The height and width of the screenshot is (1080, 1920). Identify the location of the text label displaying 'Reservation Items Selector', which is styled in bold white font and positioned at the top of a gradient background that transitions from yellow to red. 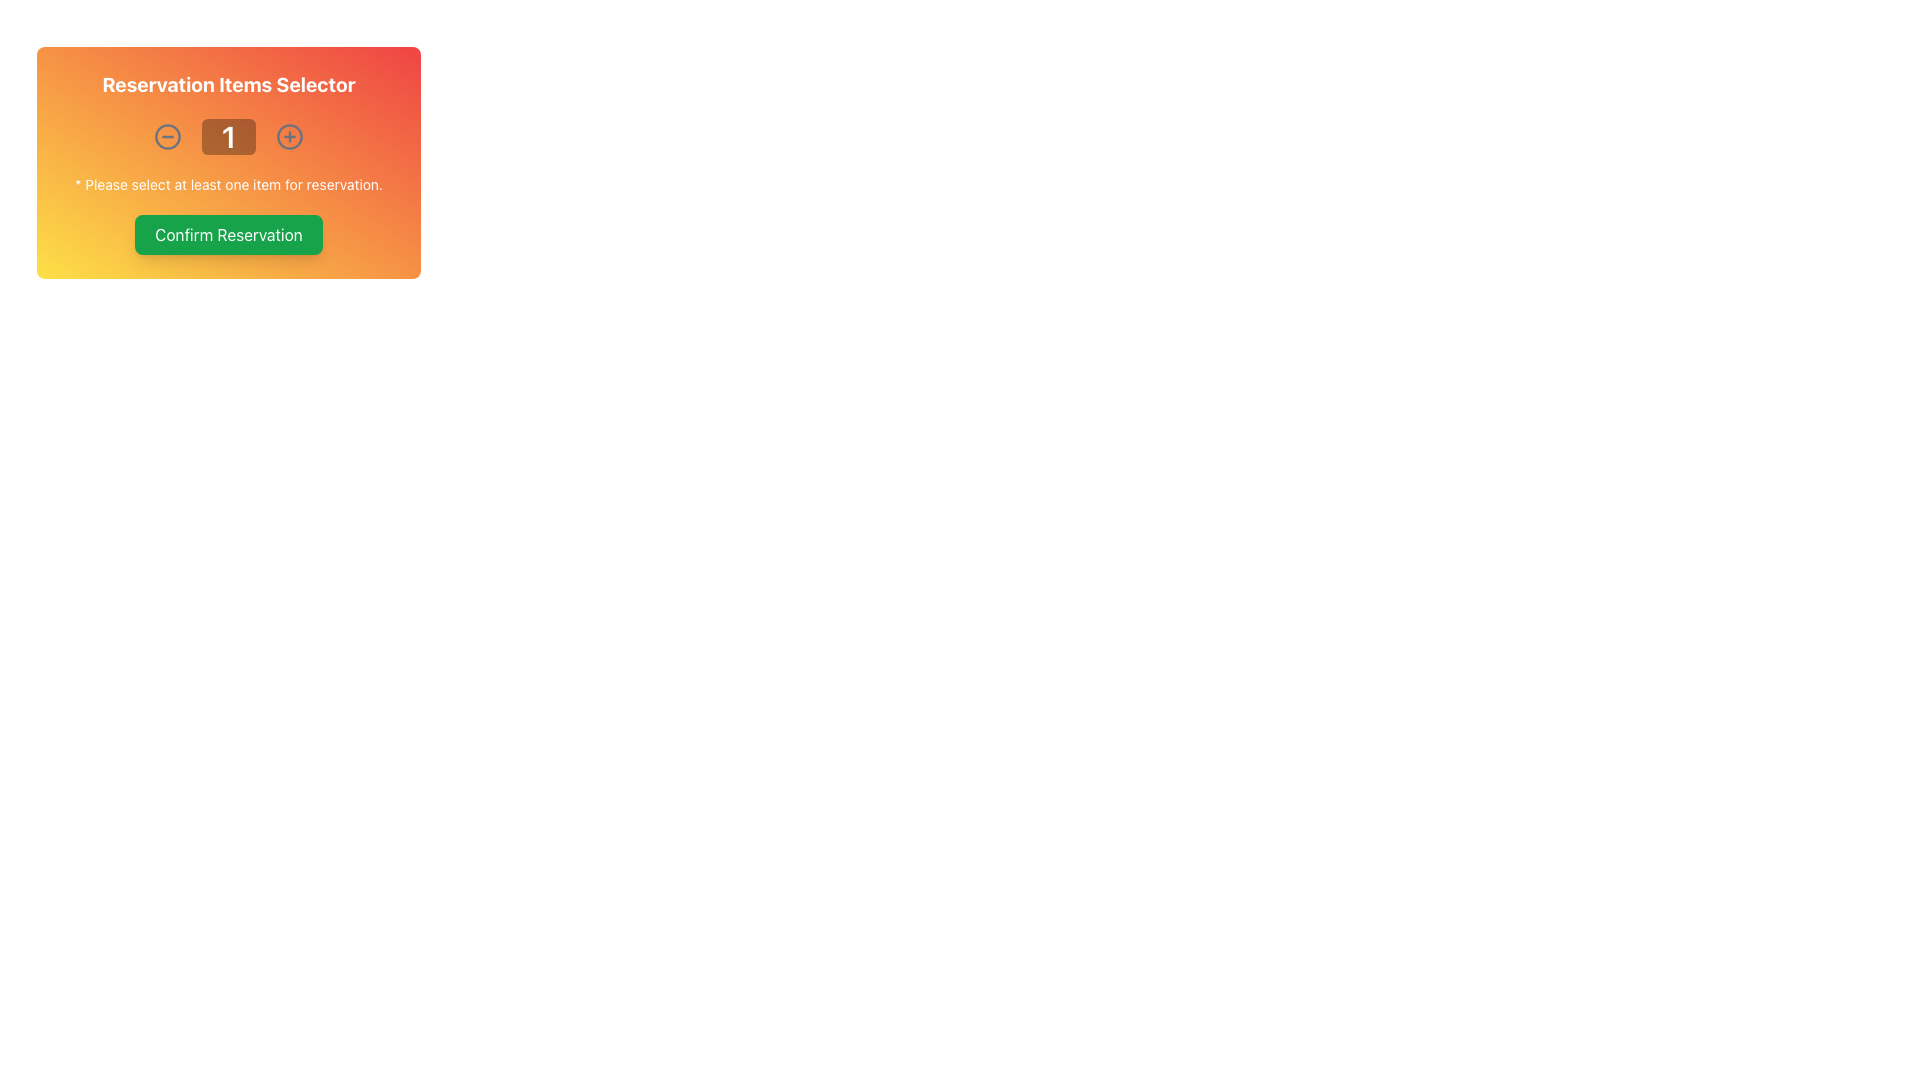
(229, 83).